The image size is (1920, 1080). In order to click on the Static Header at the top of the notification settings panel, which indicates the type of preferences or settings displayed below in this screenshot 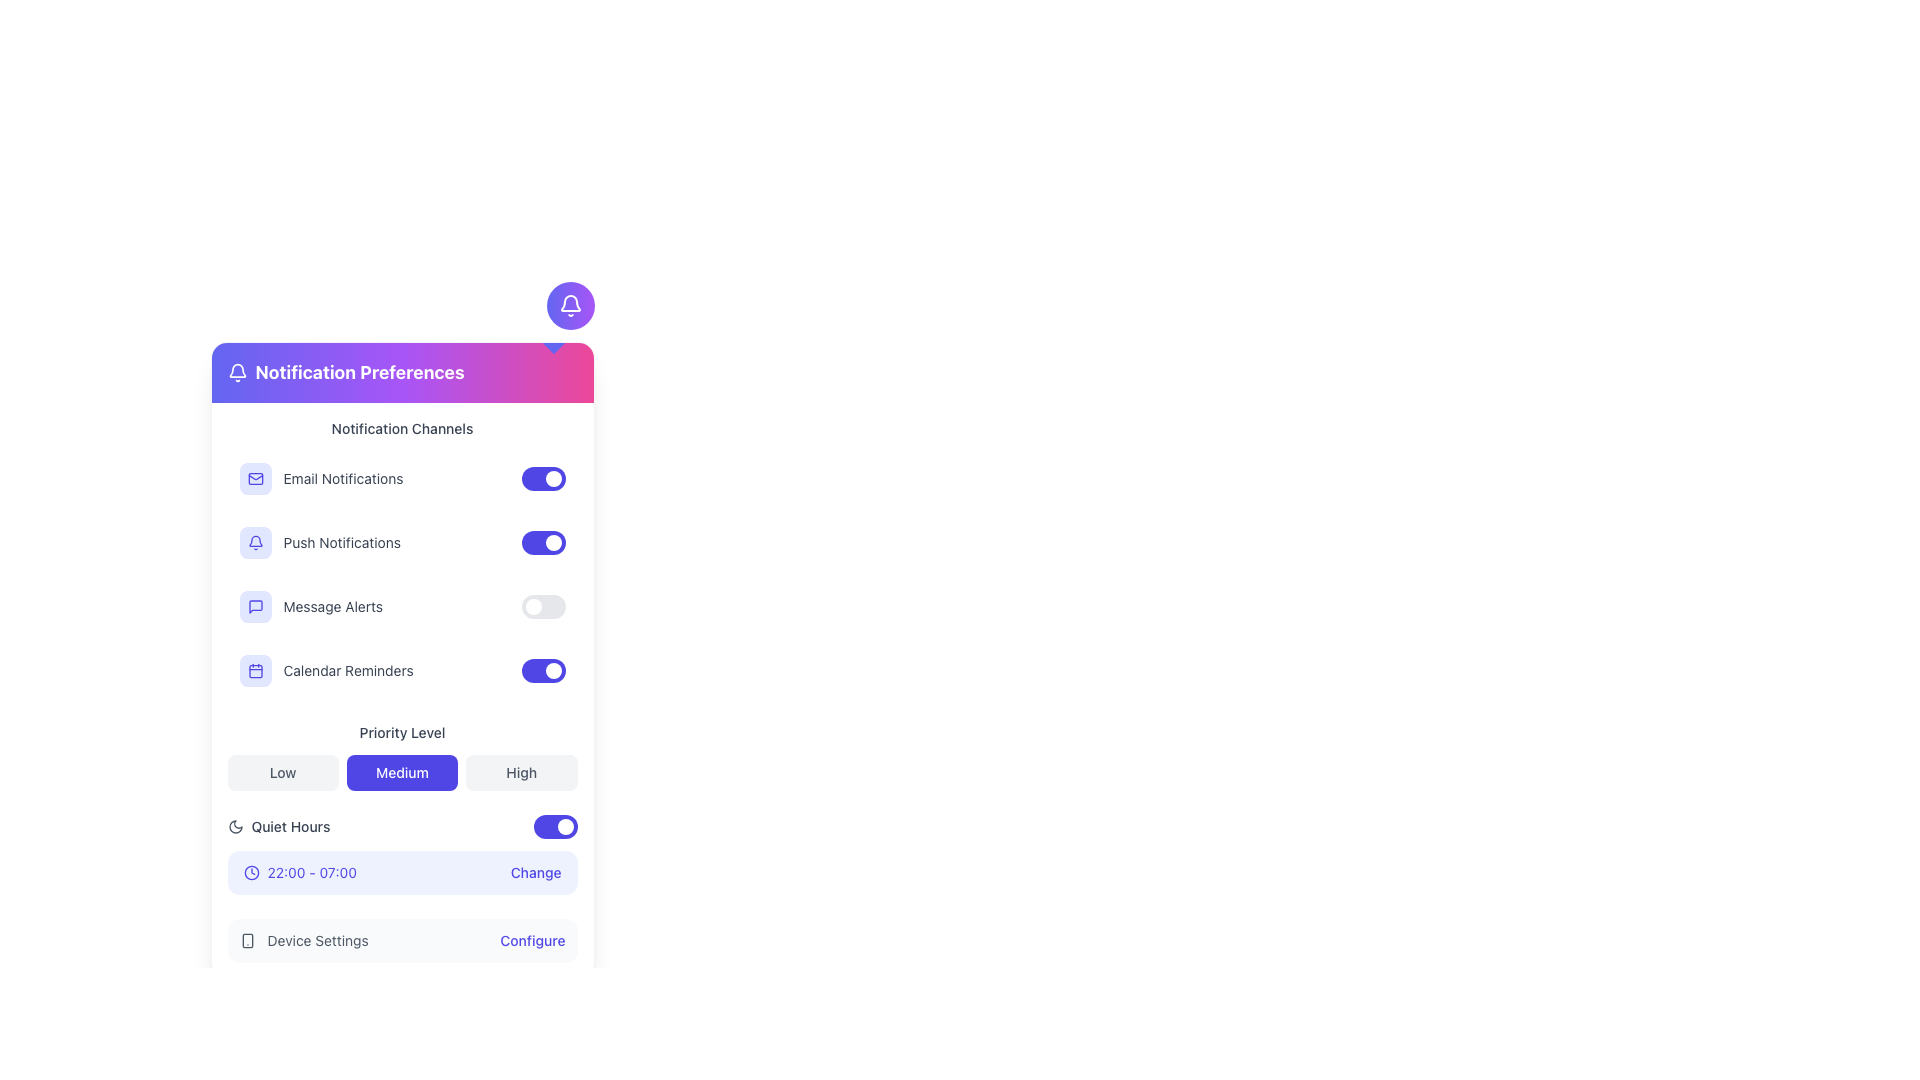, I will do `click(401, 373)`.